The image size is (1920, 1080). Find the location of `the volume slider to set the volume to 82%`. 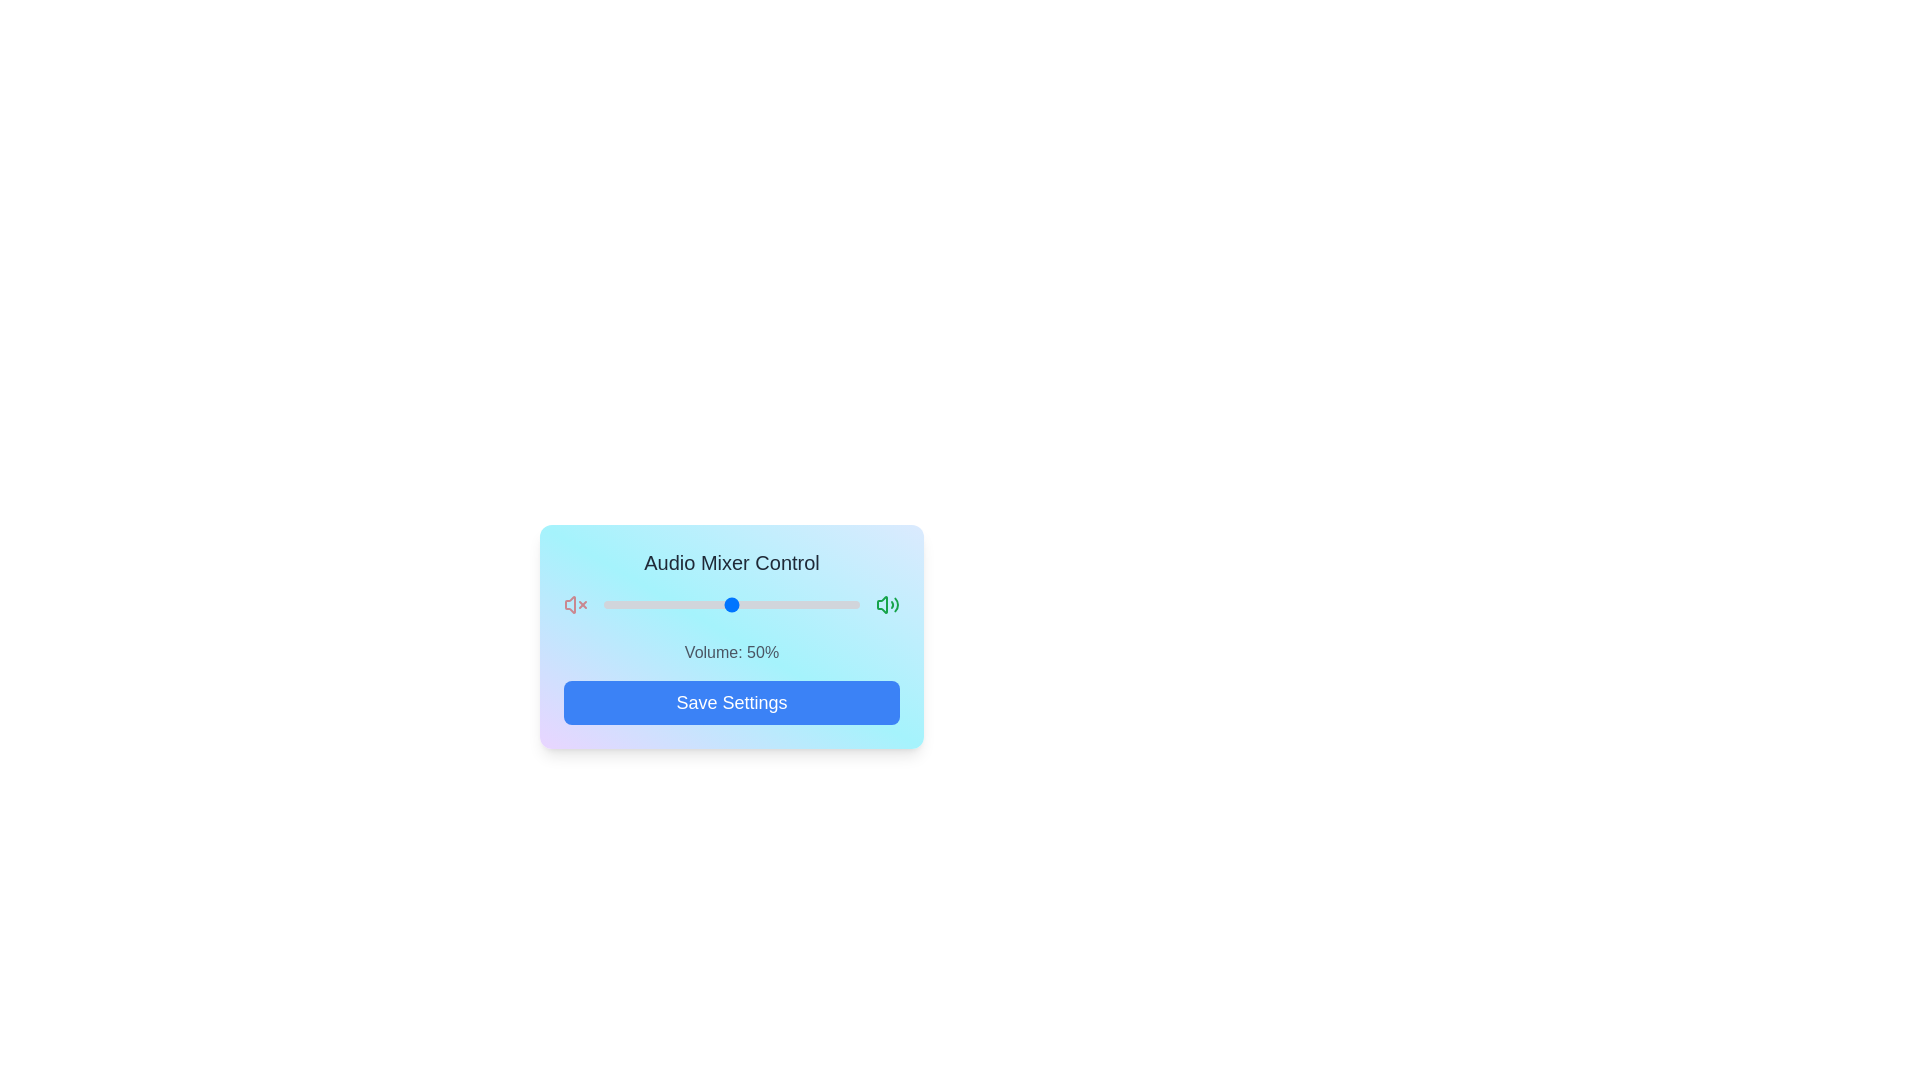

the volume slider to set the volume to 82% is located at coordinates (813, 604).